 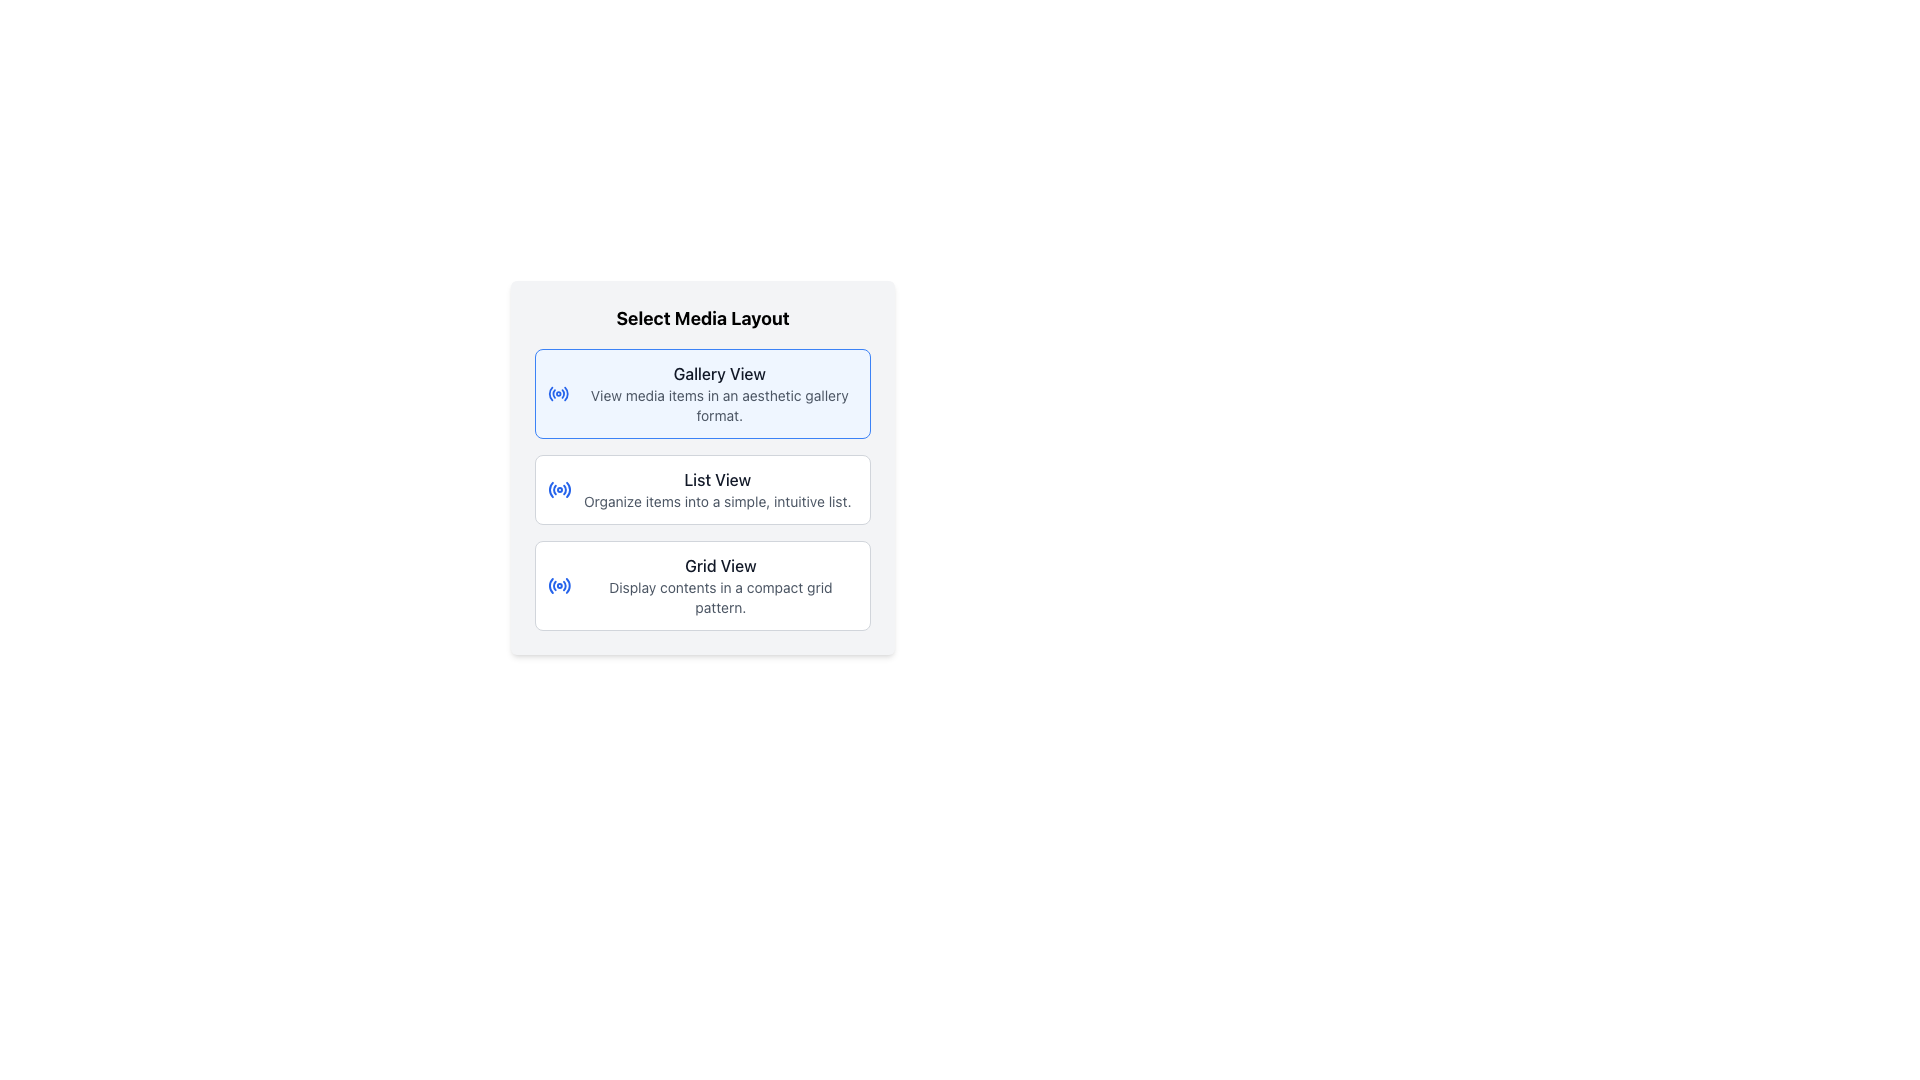 What do you see at coordinates (720, 596) in the screenshot?
I see `the static text label that provides additional details about the 'Grid View' option, which is located under the bold label 'Grid View' in the 'Select Media Layout' section` at bounding box center [720, 596].